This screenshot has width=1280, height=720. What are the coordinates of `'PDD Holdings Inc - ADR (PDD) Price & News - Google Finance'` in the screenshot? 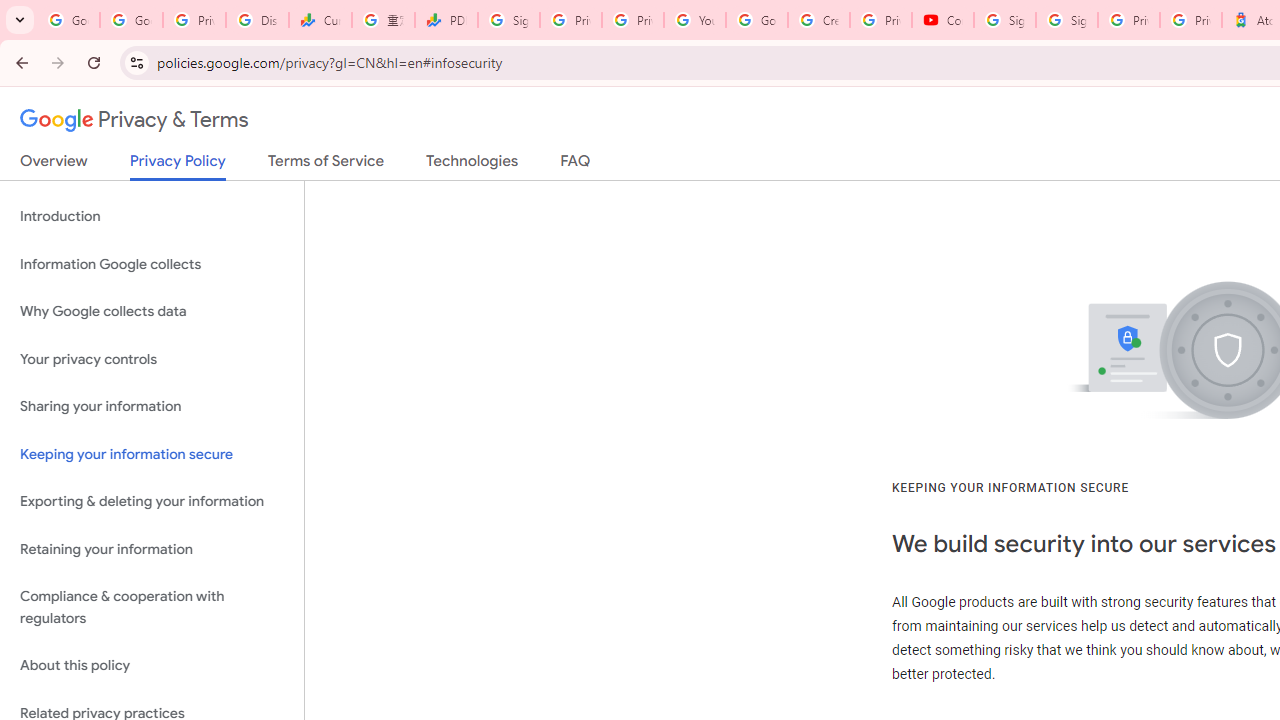 It's located at (445, 20).